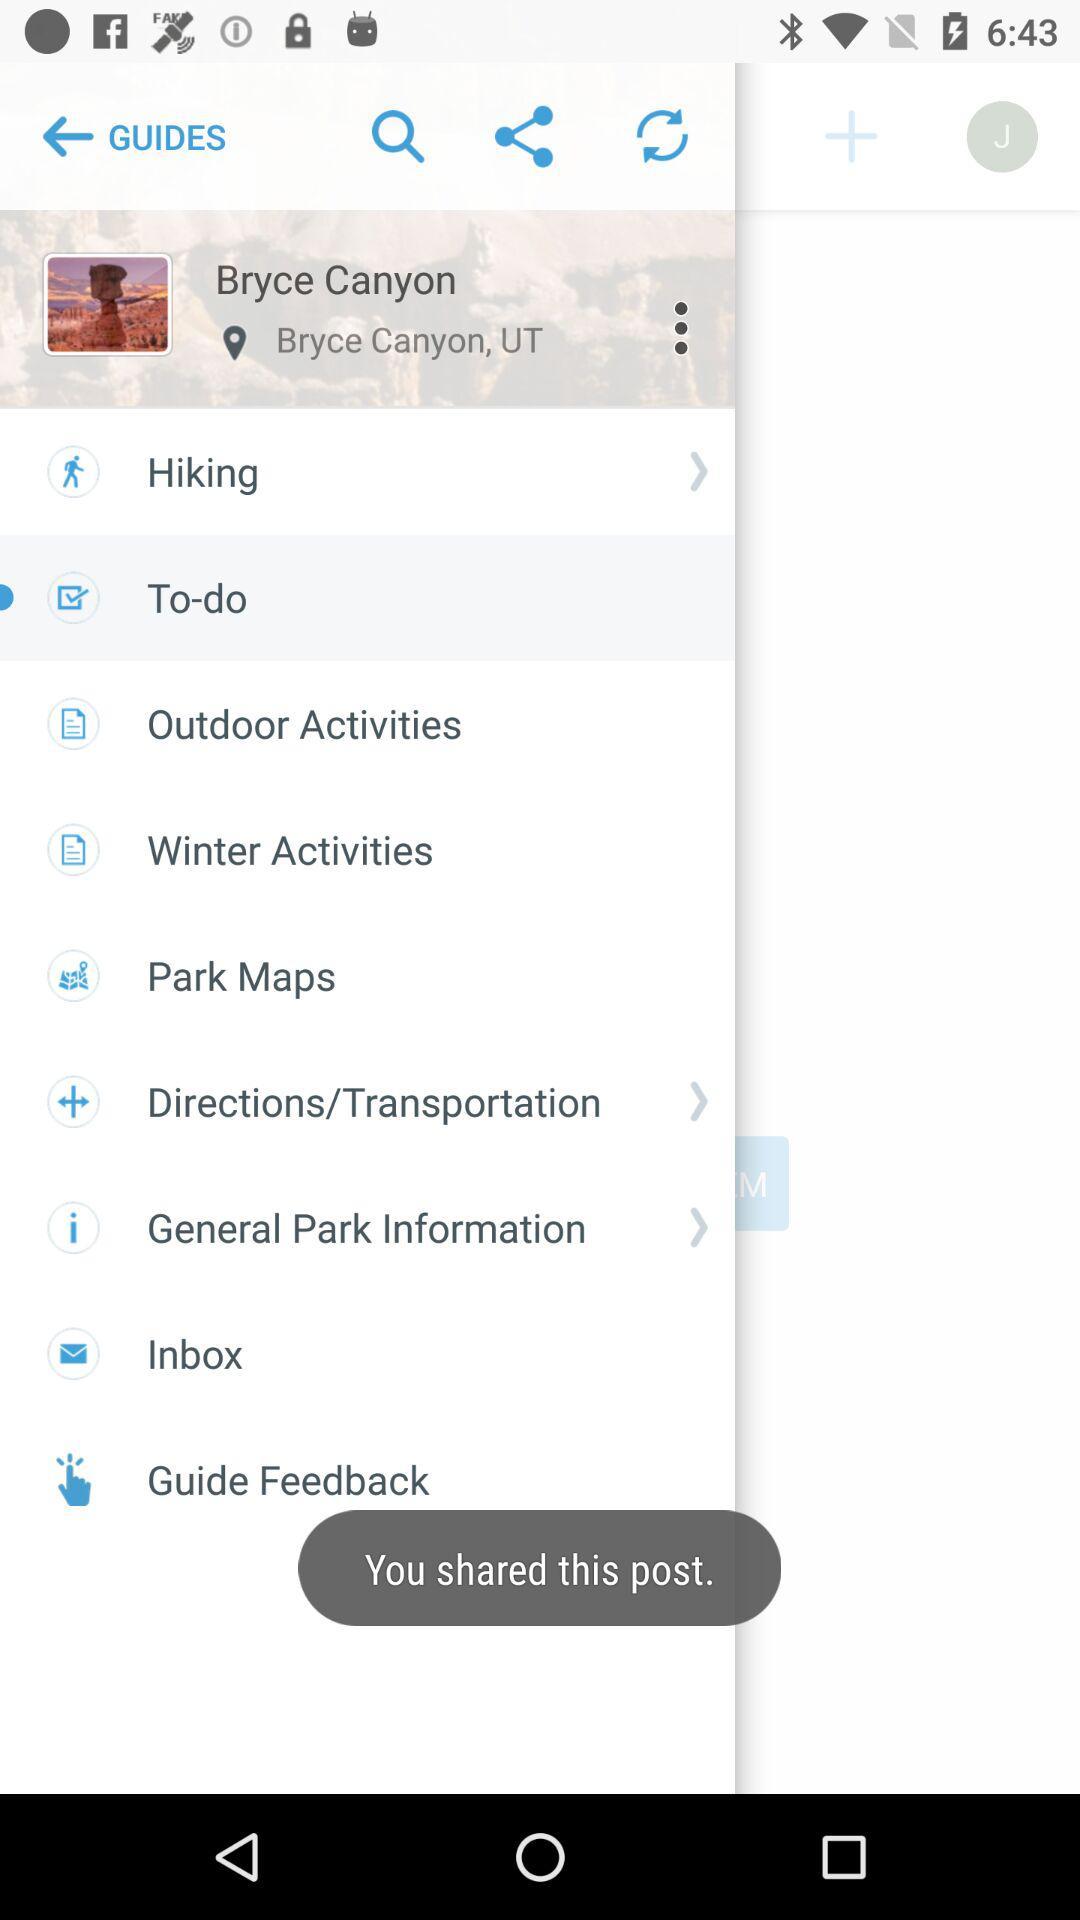 Image resolution: width=1080 pixels, height=1920 pixels. I want to click on the more icon, so click(681, 329).